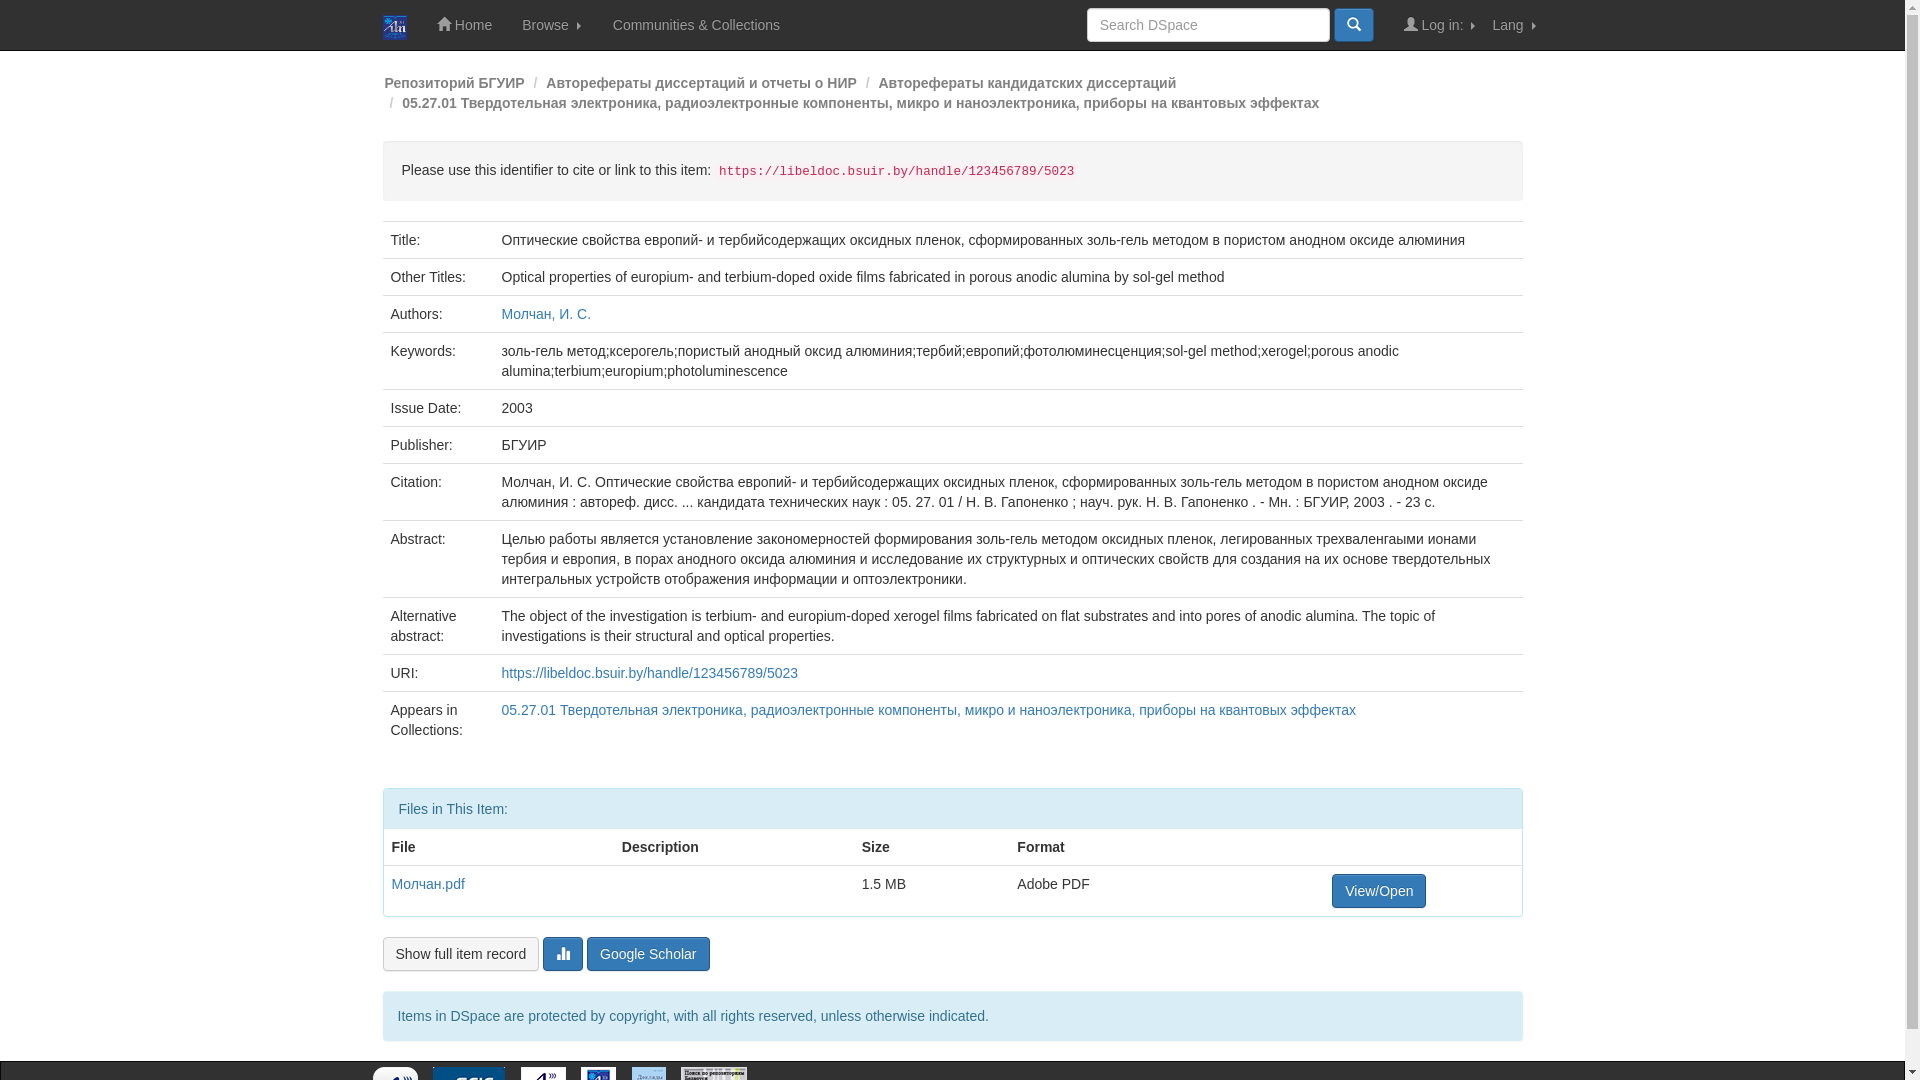 This screenshot has width=1920, height=1080. Describe the element at coordinates (648, 952) in the screenshot. I see `'Google Scholar'` at that location.